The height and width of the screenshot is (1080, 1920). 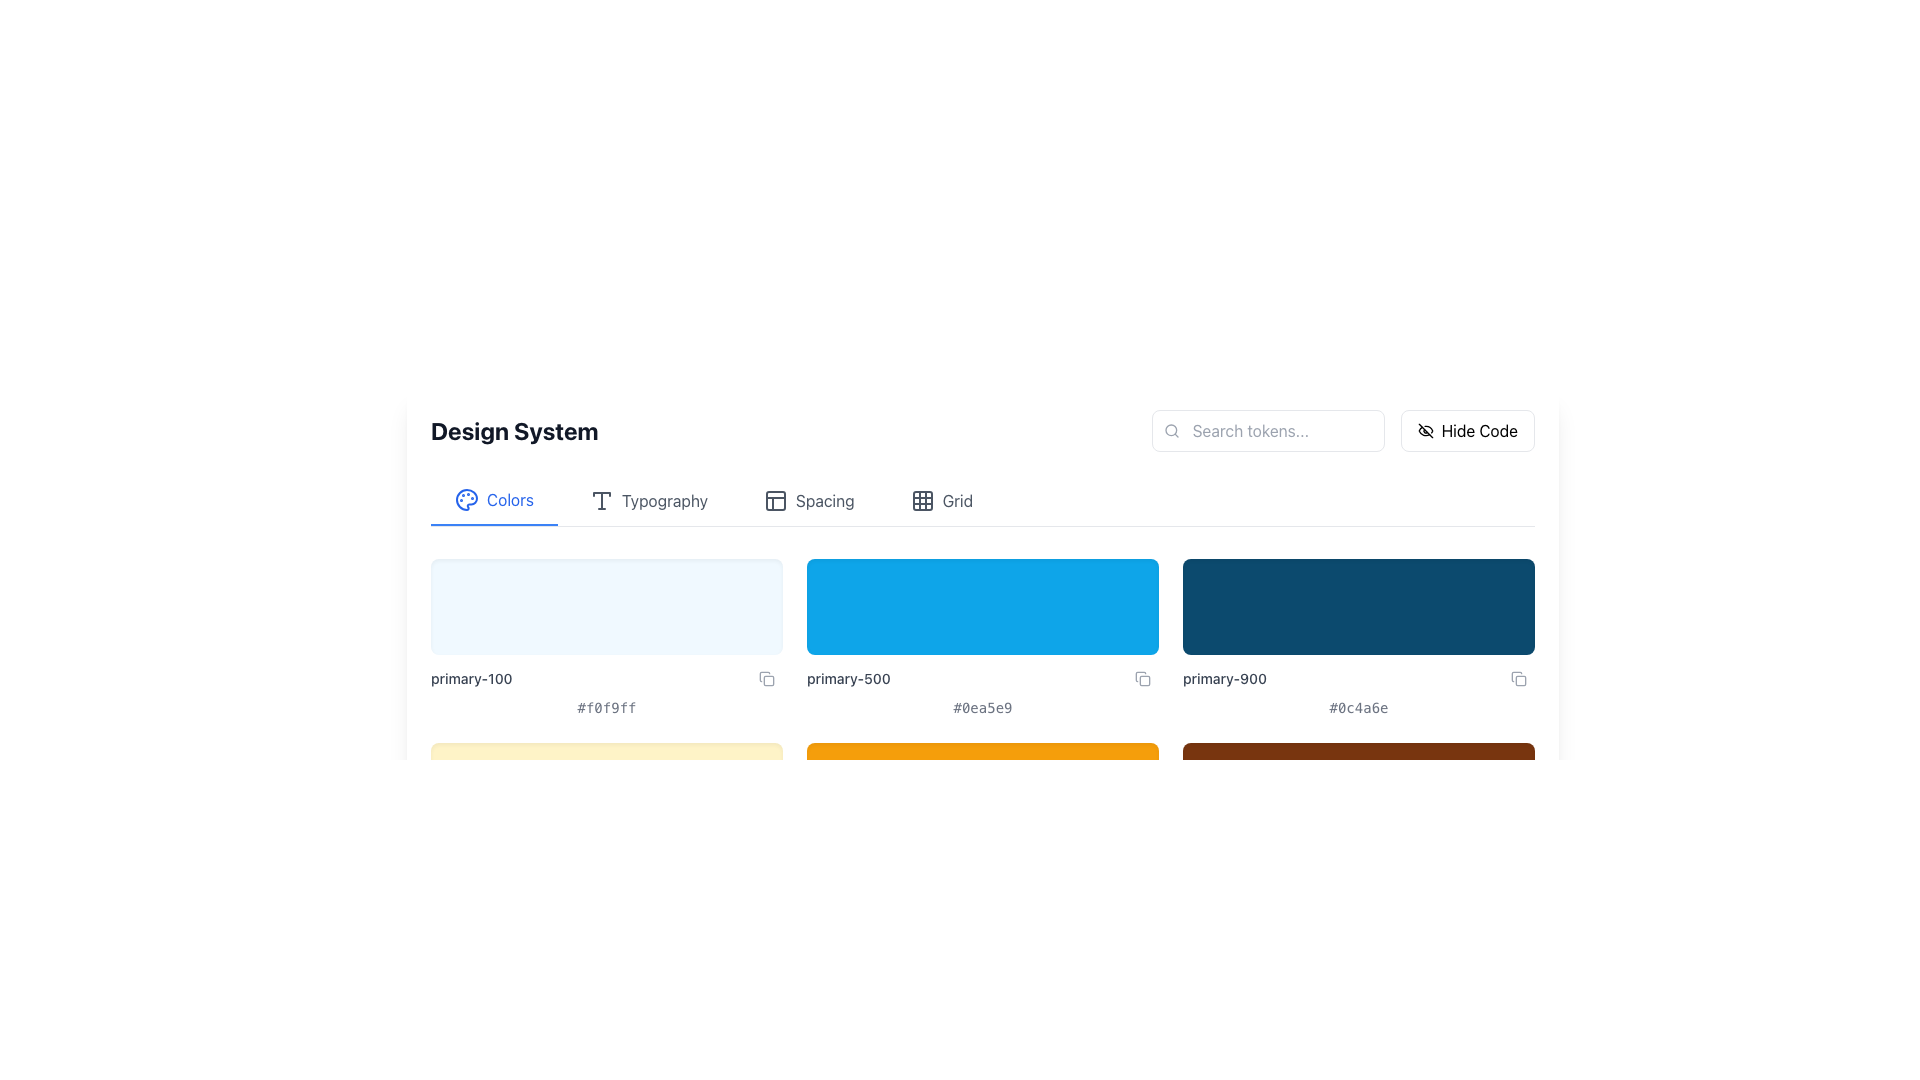 What do you see at coordinates (983, 605) in the screenshot?
I see `the bright blue color swatch (#0ea5e9) to copy its color identification` at bounding box center [983, 605].